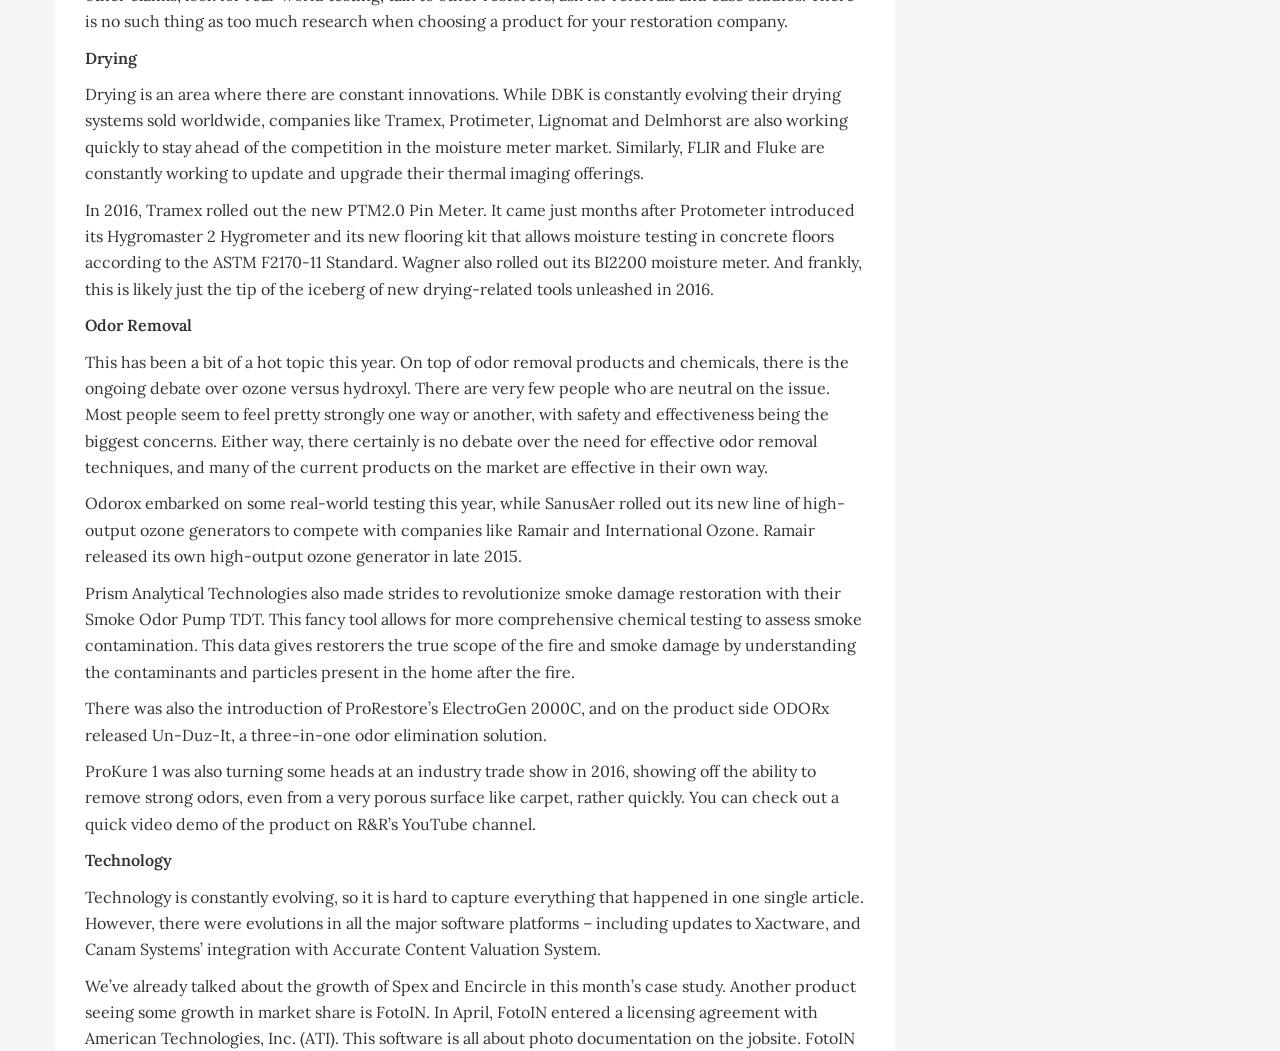 Image resolution: width=1280 pixels, height=1051 pixels. Describe the element at coordinates (127, 859) in the screenshot. I see `'Technology'` at that location.